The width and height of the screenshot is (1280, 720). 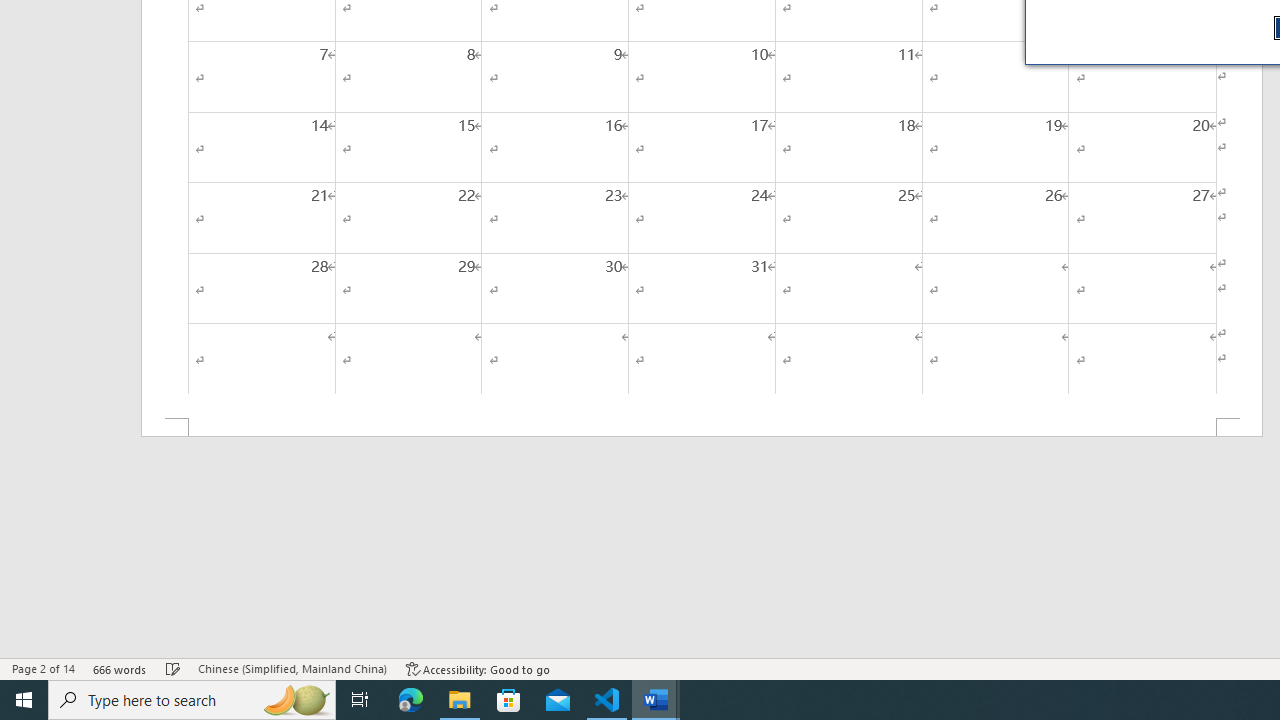 I want to click on 'Type here to search', so click(x=192, y=698).